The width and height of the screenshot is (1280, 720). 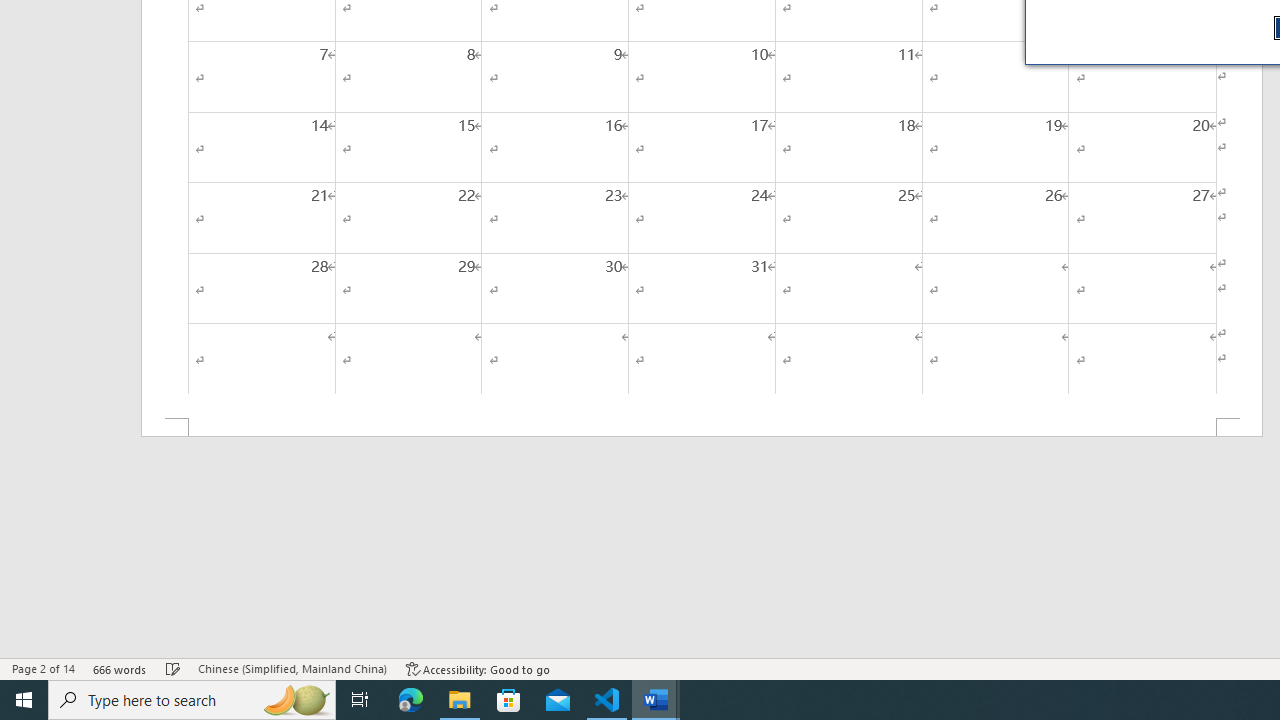 I want to click on 'Type here to search', so click(x=192, y=698).